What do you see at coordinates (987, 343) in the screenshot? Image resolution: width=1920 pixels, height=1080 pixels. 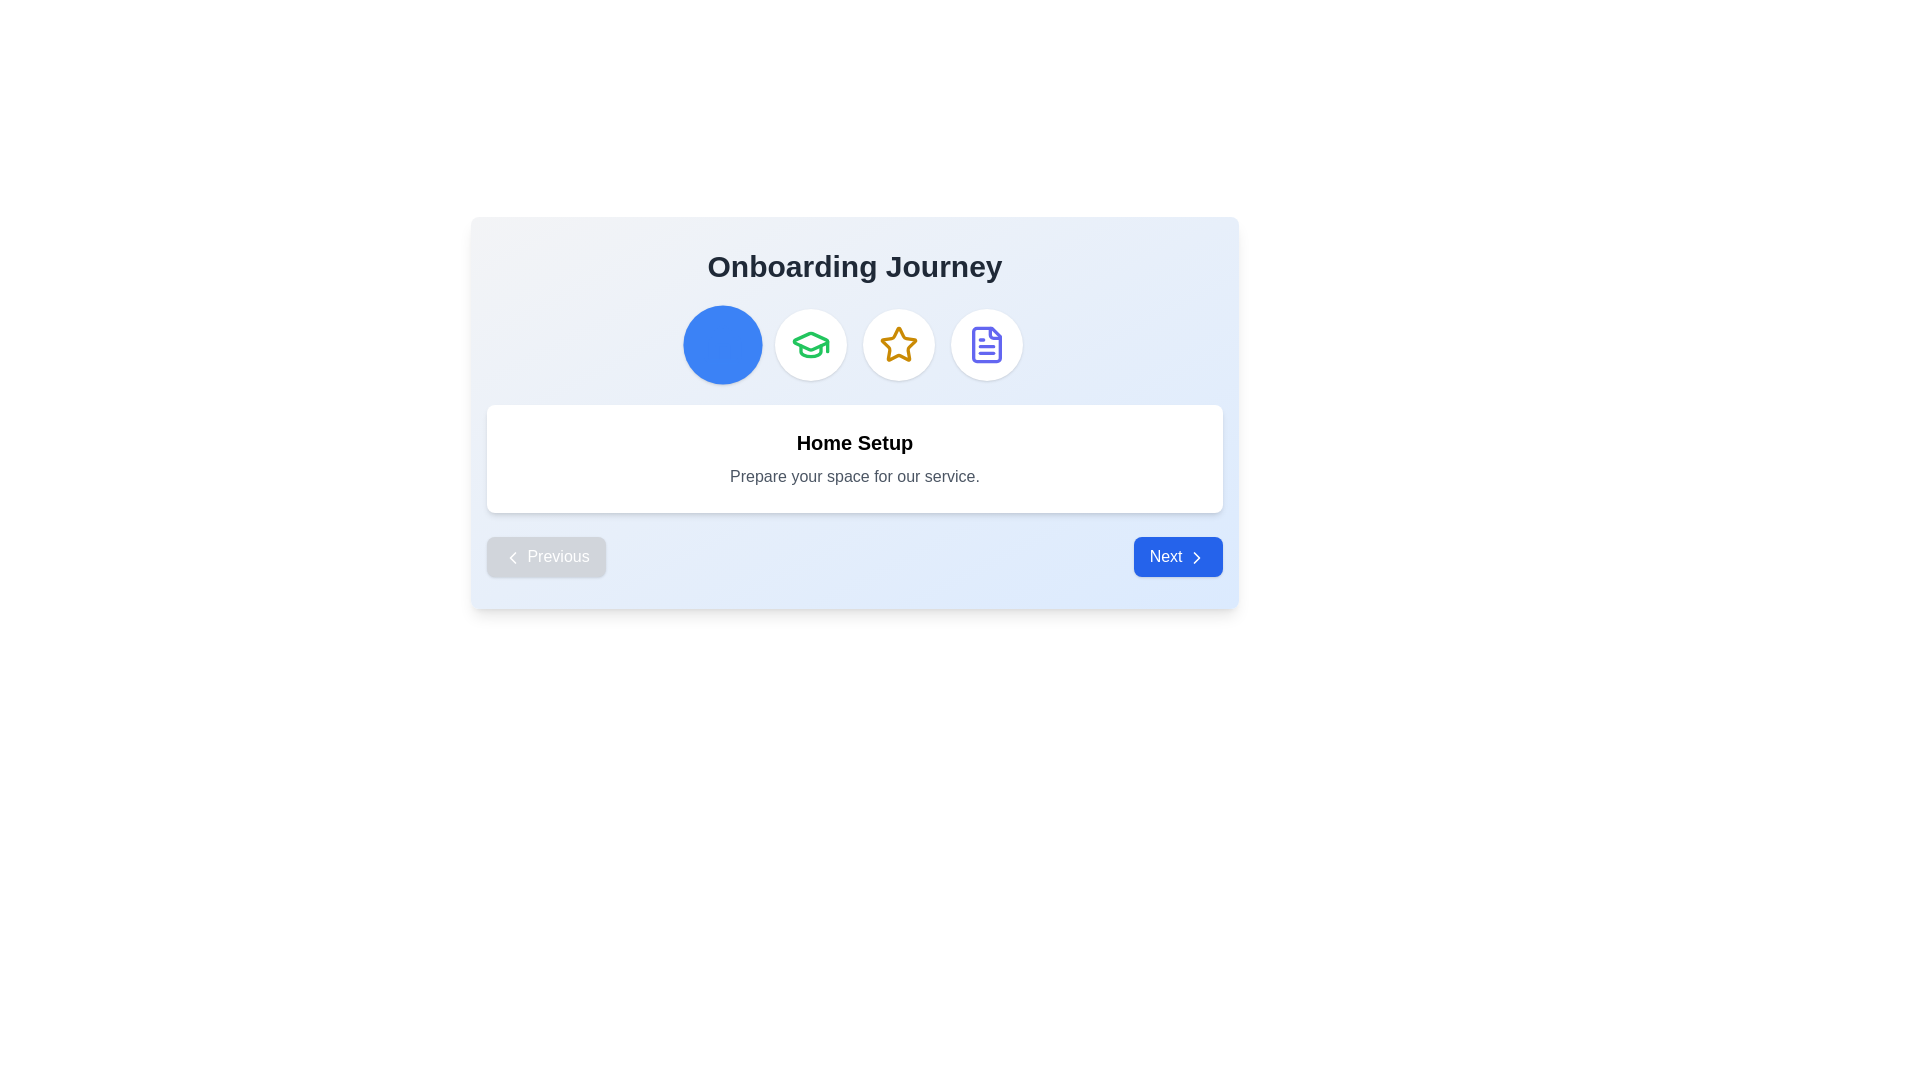 I see `the stylized blue document icon with a folded corner, located inside a circular button in the Onboarding Journey section, which is the fourth icon from the left in the row of buttons` at bounding box center [987, 343].